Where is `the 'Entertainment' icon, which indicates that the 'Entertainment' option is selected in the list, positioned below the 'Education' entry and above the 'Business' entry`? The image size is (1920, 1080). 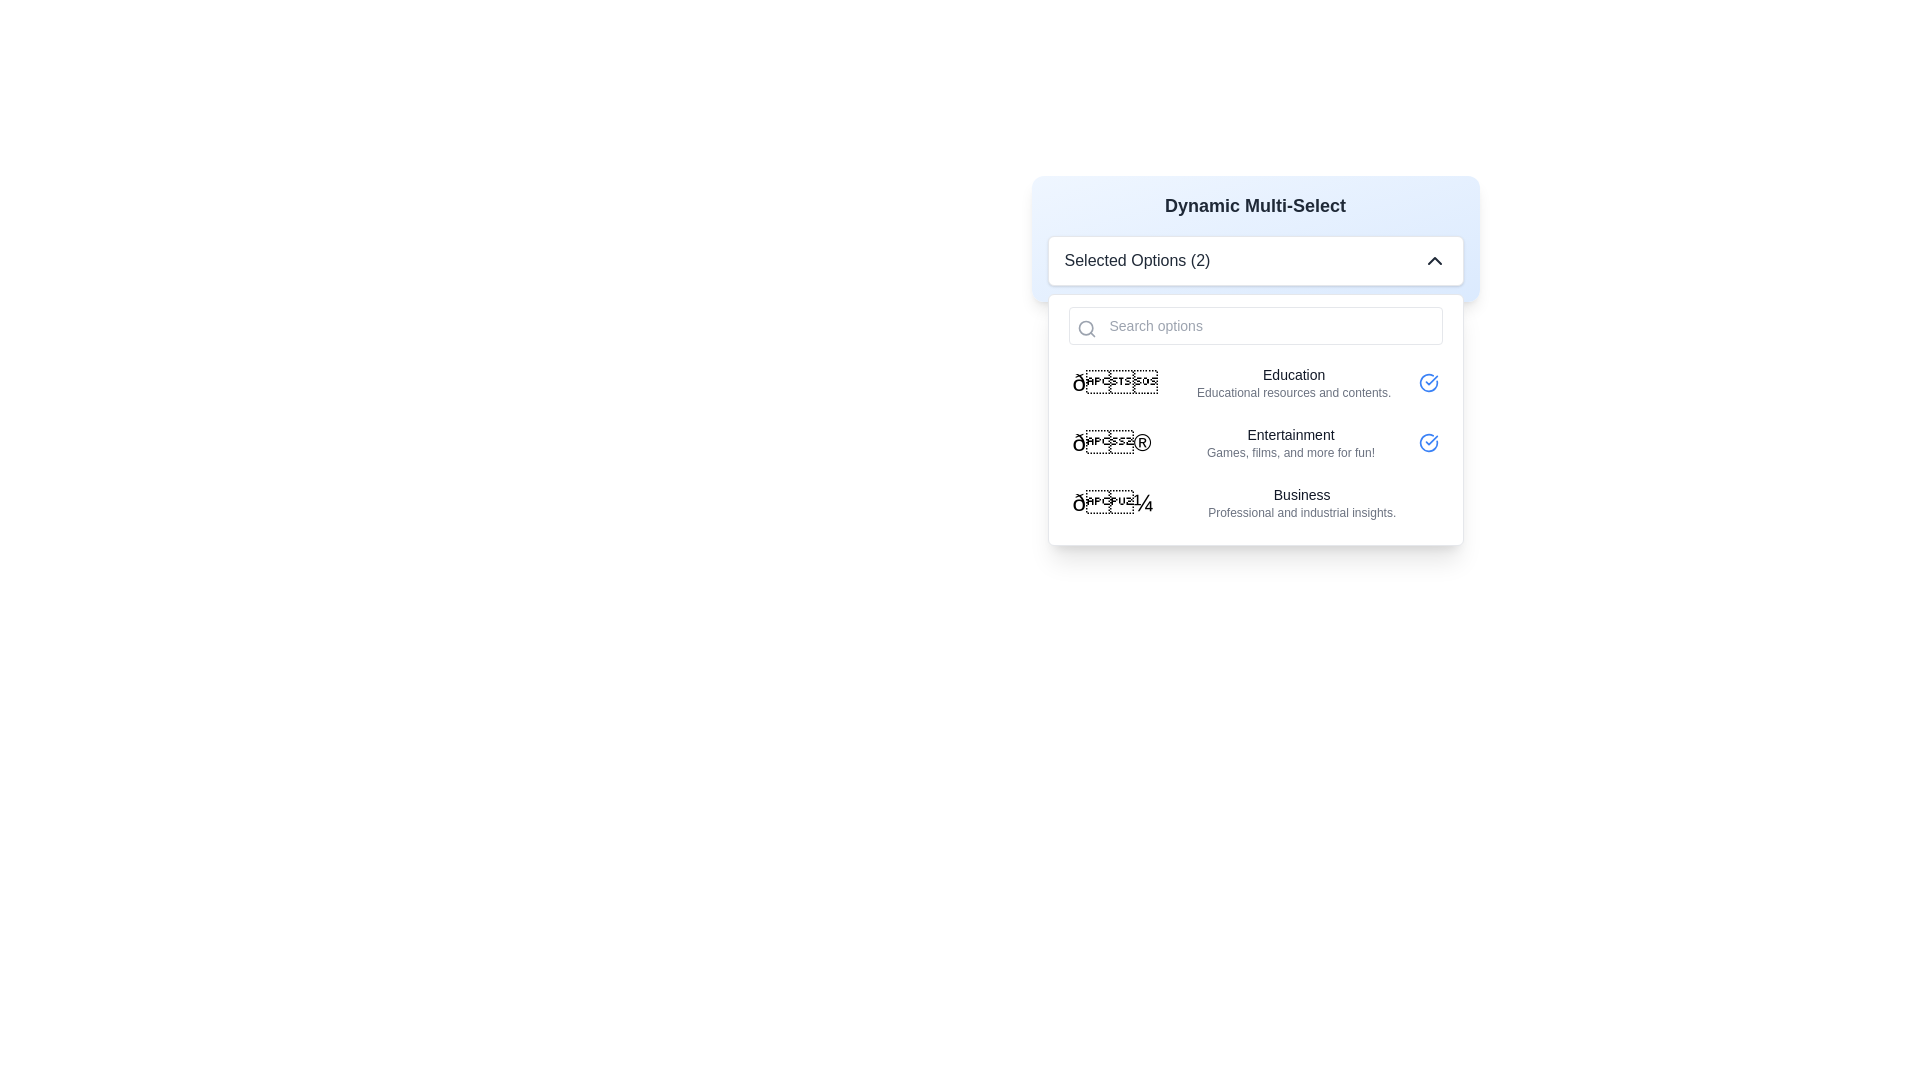 the 'Entertainment' icon, which indicates that the 'Entertainment' option is selected in the list, positioned below the 'Education' entry and above the 'Business' entry is located at coordinates (1427, 442).